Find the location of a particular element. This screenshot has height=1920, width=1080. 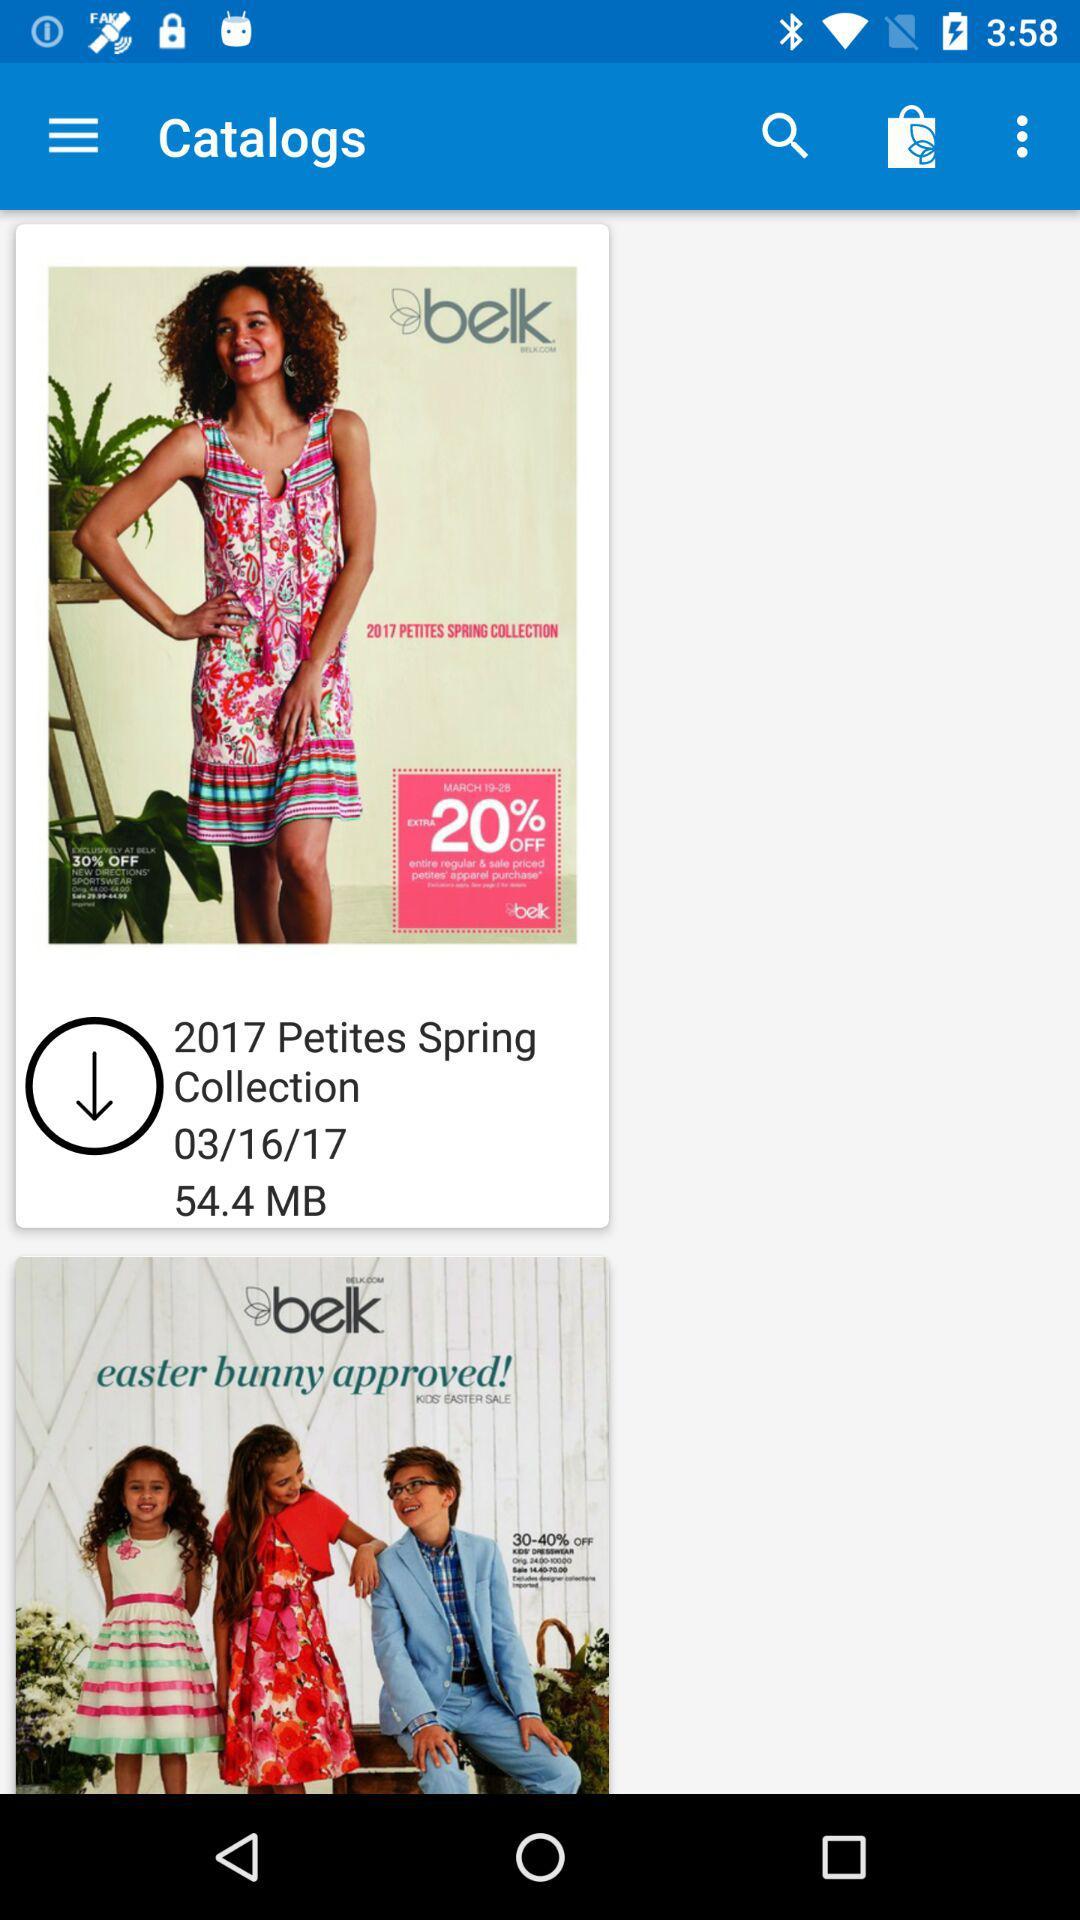

the app next to the catalogs item is located at coordinates (785, 135).